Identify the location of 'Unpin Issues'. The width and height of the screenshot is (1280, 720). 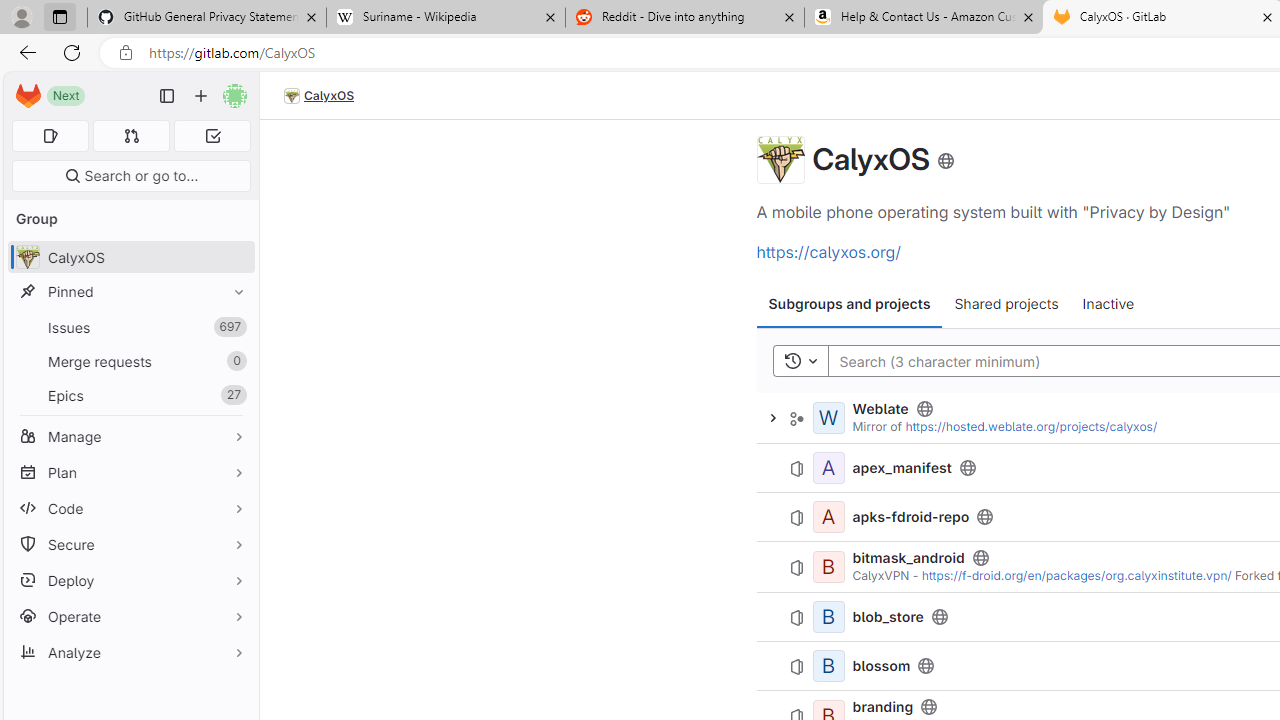
(234, 326).